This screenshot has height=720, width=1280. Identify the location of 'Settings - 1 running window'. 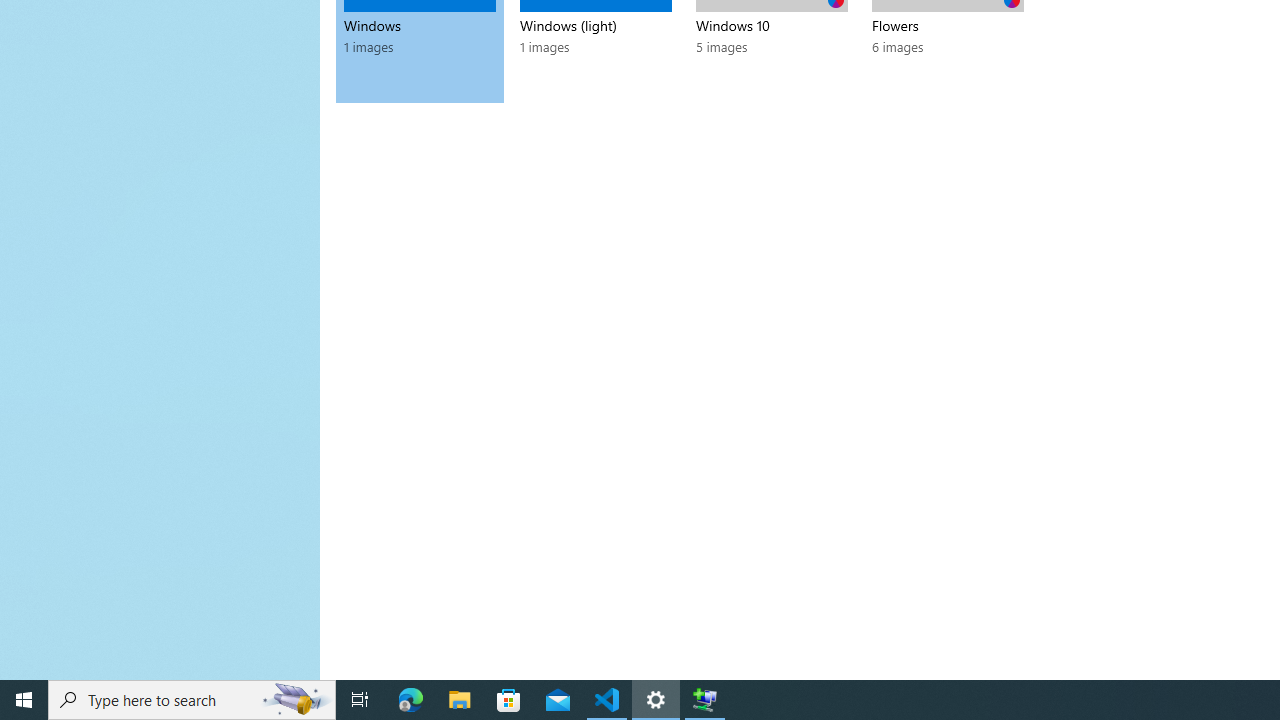
(656, 698).